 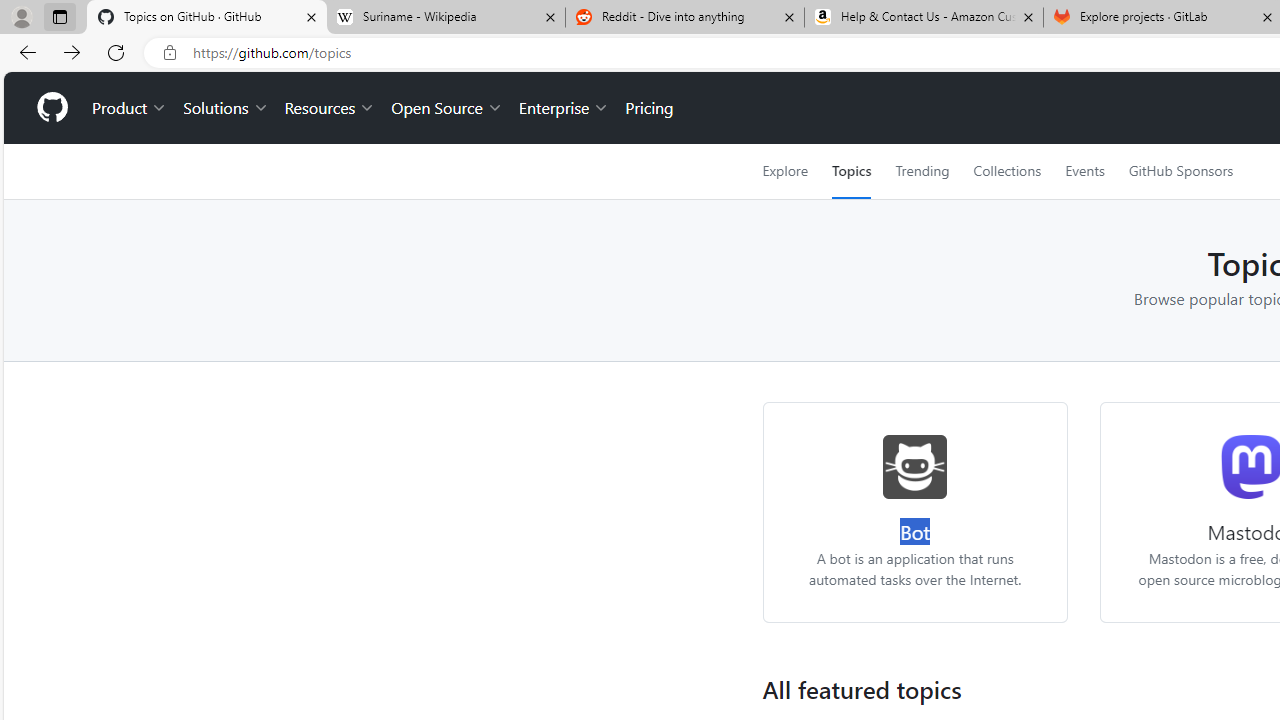 What do you see at coordinates (684, 17) in the screenshot?
I see `'Reddit - Dive into anything'` at bounding box center [684, 17].